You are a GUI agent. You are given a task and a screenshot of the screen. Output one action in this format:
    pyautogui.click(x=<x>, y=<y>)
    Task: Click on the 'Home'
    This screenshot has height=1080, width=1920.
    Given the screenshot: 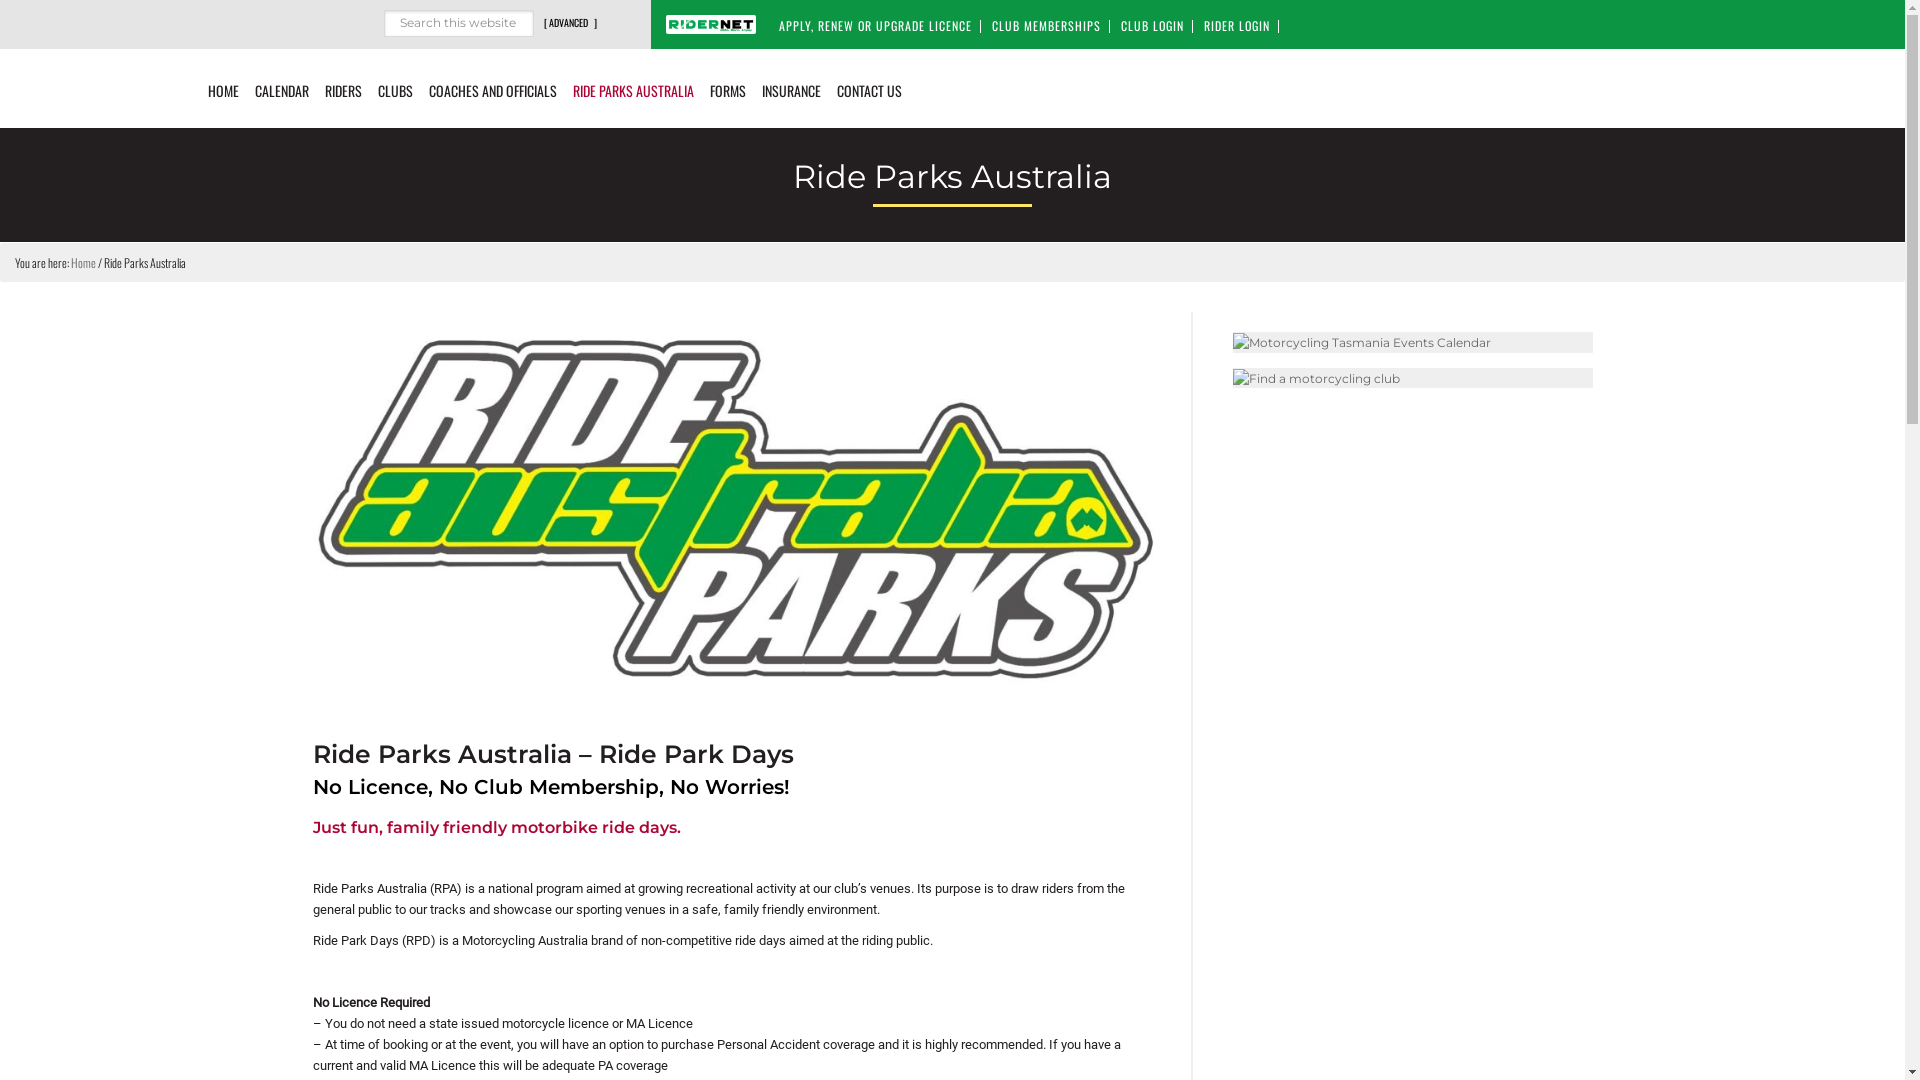 What is the action you would take?
    pyautogui.click(x=82, y=261)
    